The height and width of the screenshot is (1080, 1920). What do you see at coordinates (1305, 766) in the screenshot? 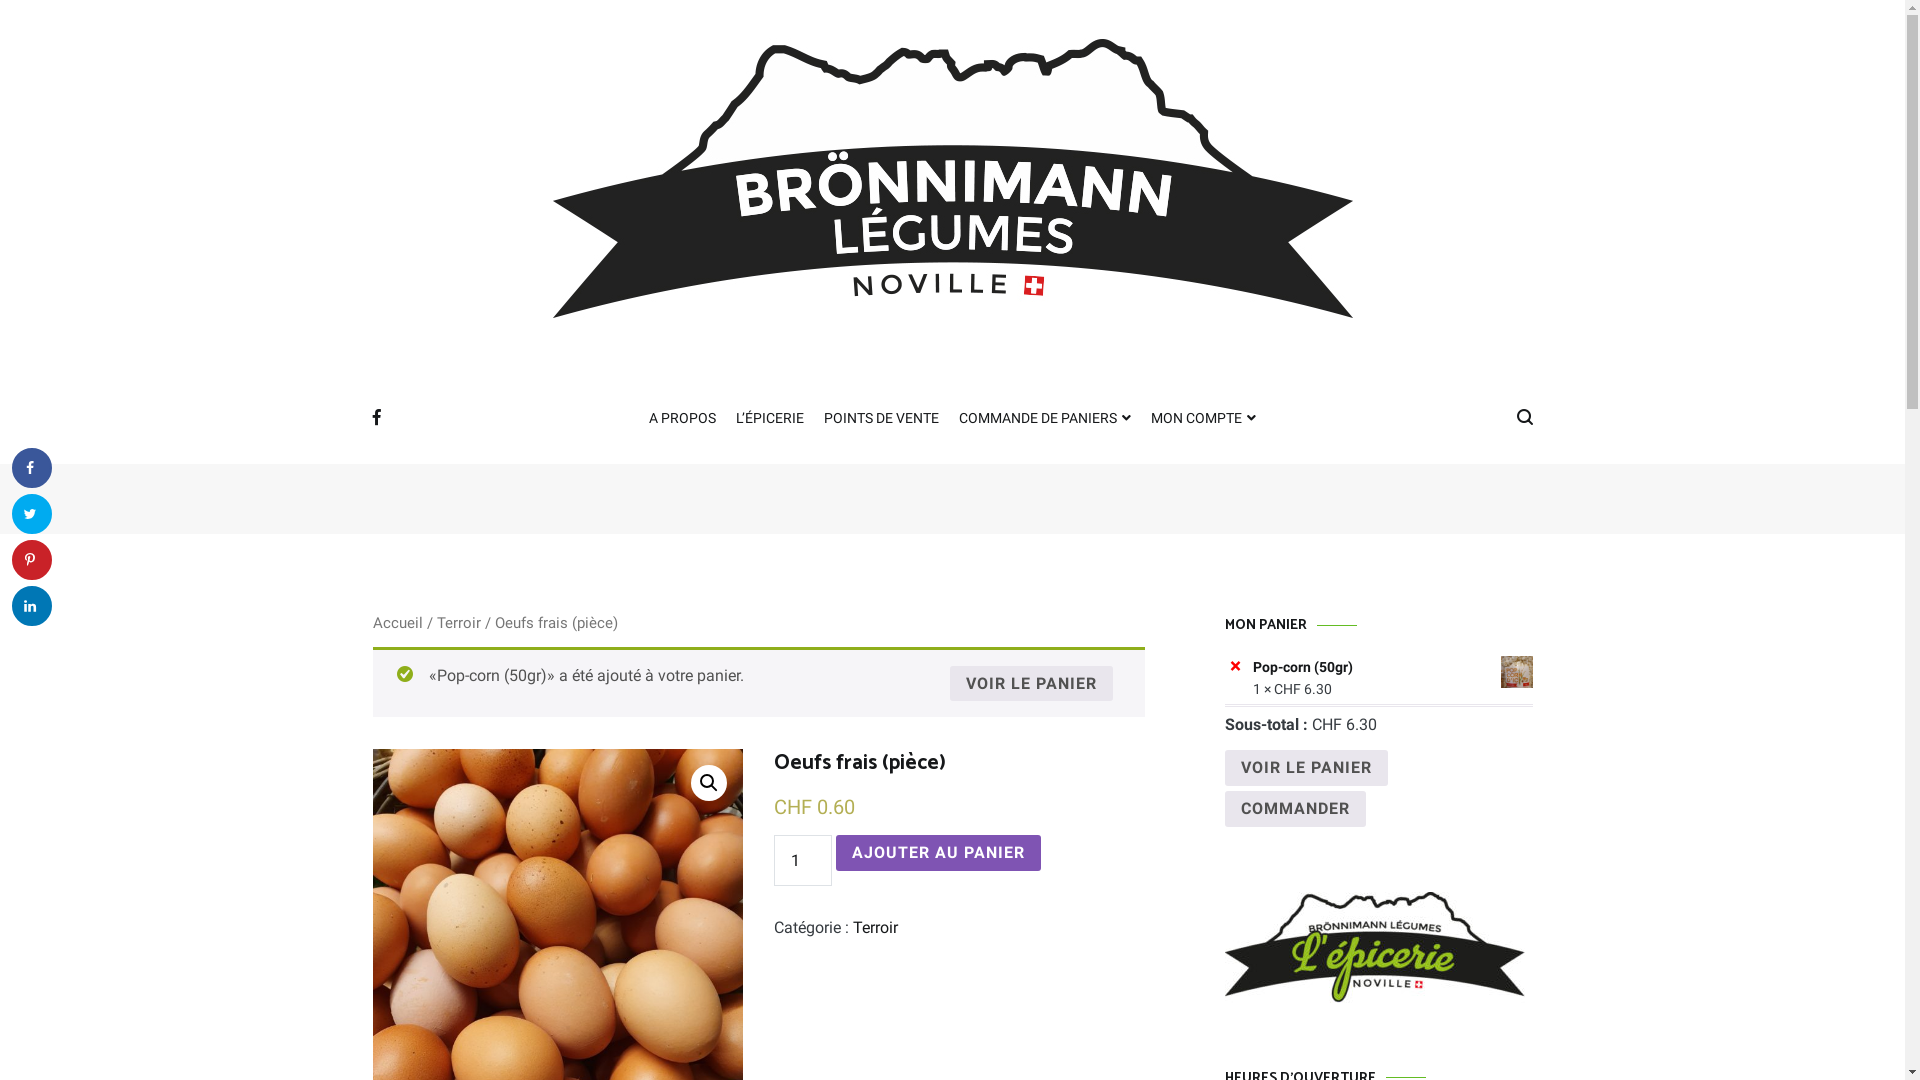
I see `'VOIR LE PANIER'` at bounding box center [1305, 766].